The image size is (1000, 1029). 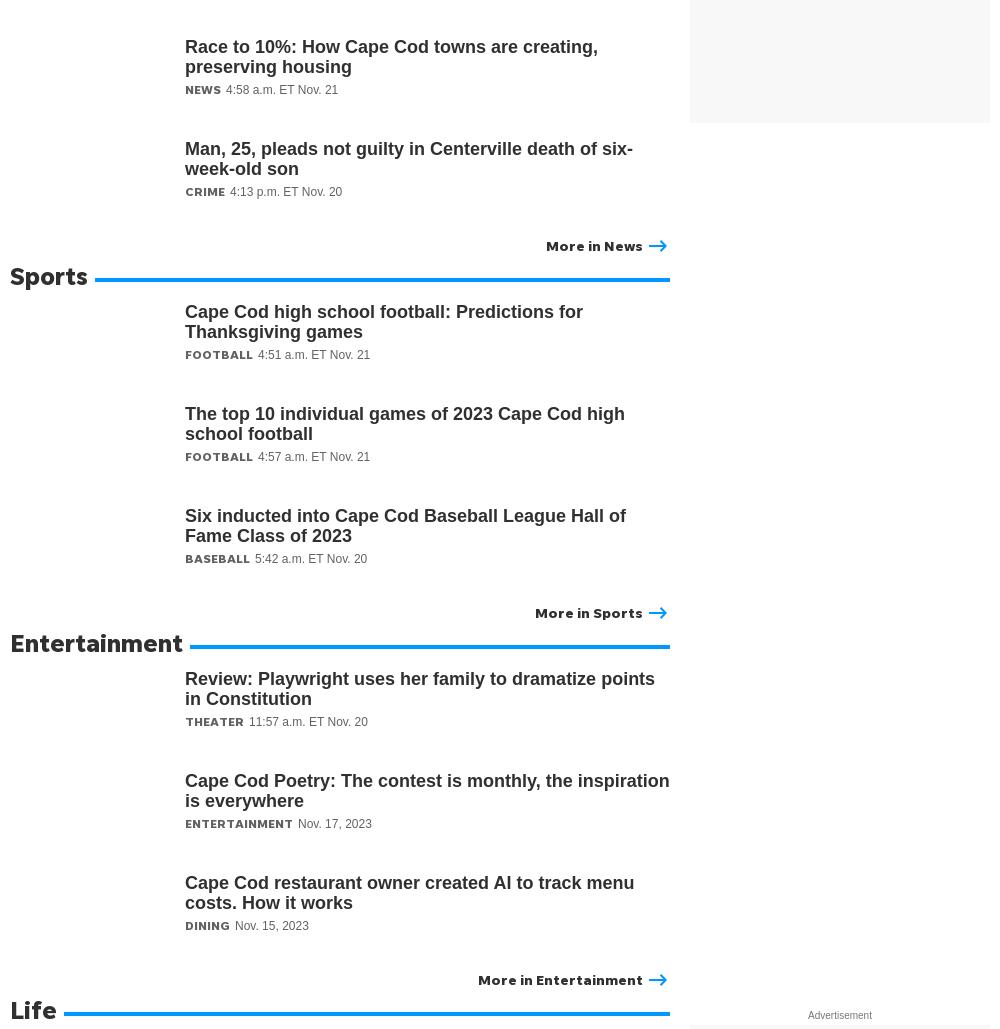 I want to click on 'More in News', so click(x=593, y=244).